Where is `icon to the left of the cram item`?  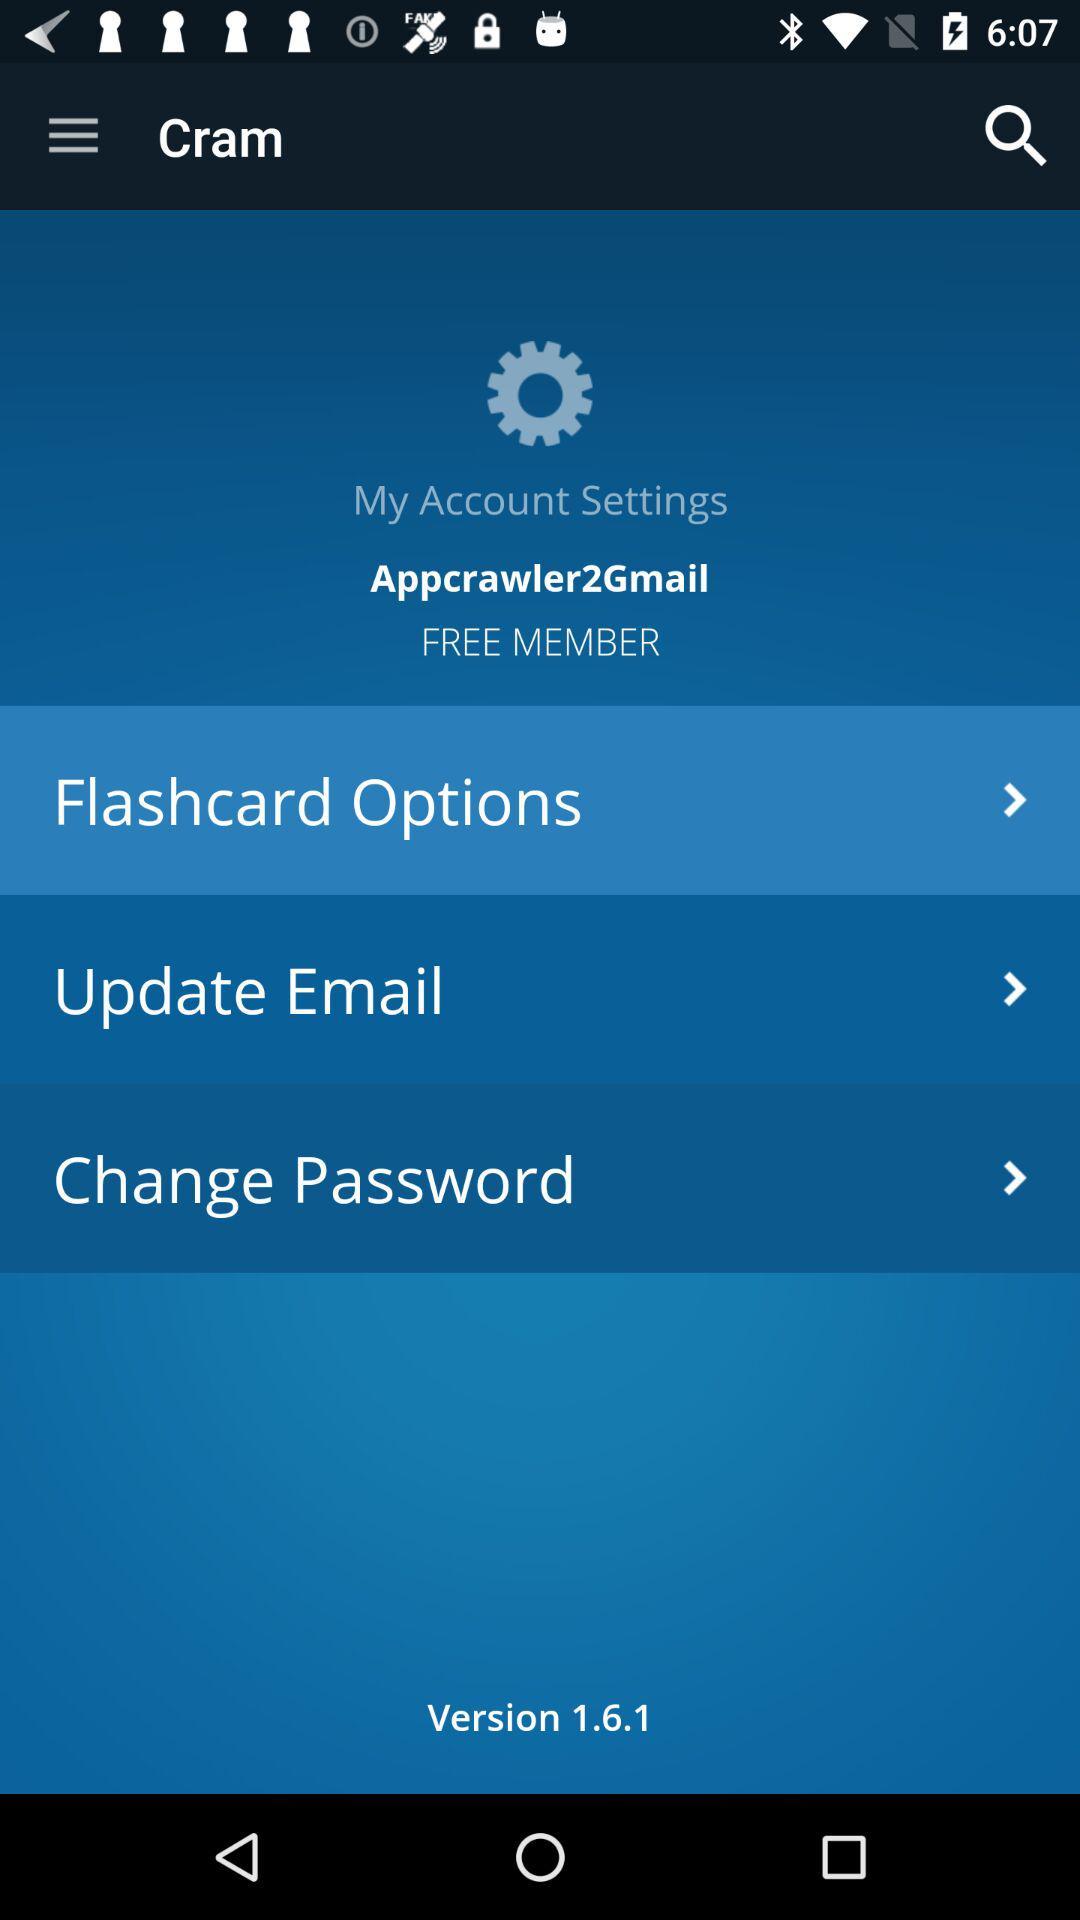
icon to the left of the cram item is located at coordinates (72, 135).